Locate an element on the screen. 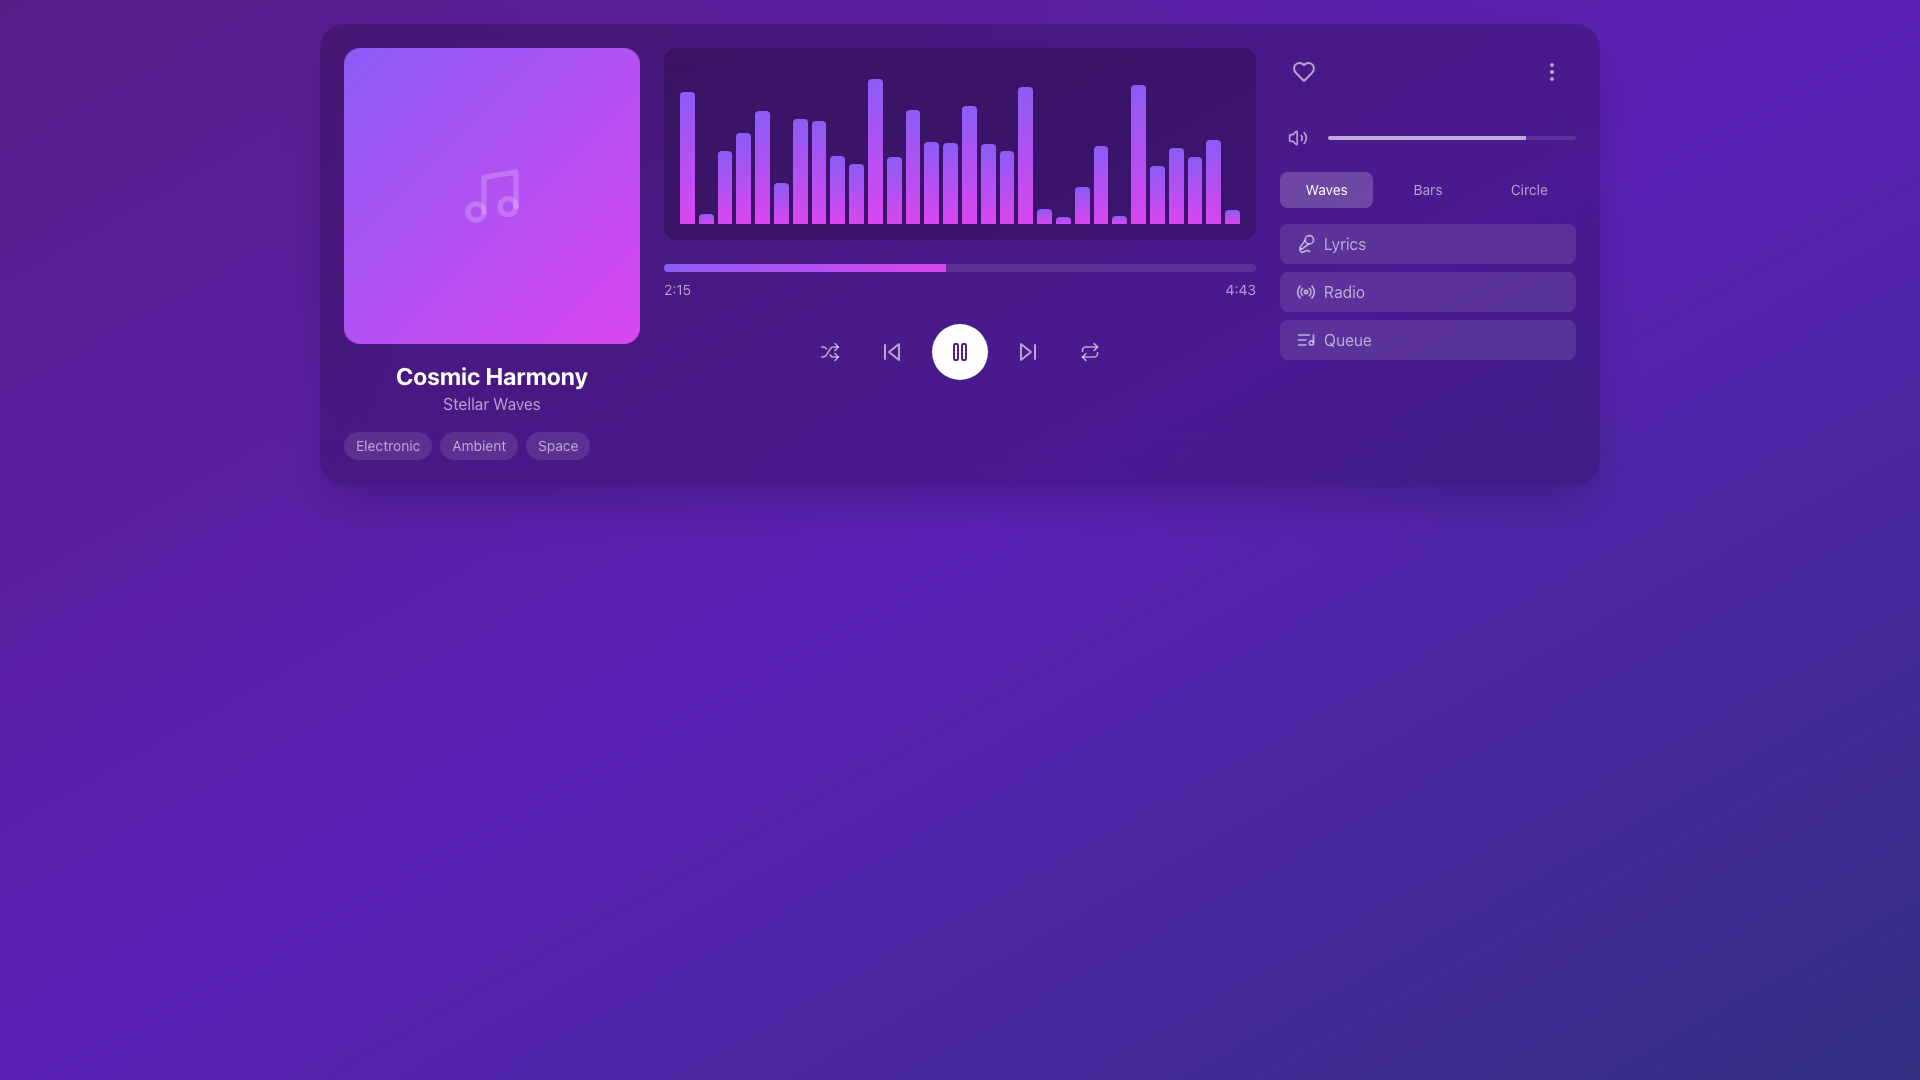  the 'Electronic' category button located in the lower left region of the album section is located at coordinates (388, 445).